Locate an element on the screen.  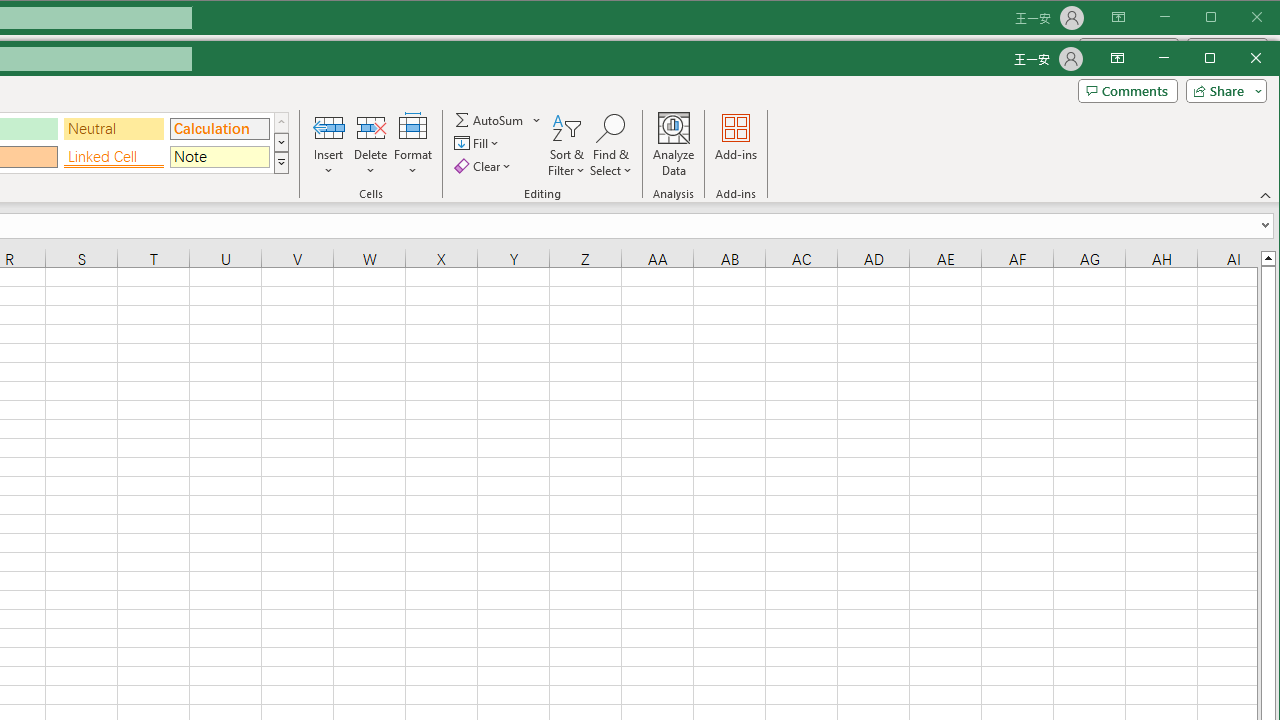
'Sort & Filter' is located at coordinates (566, 144).